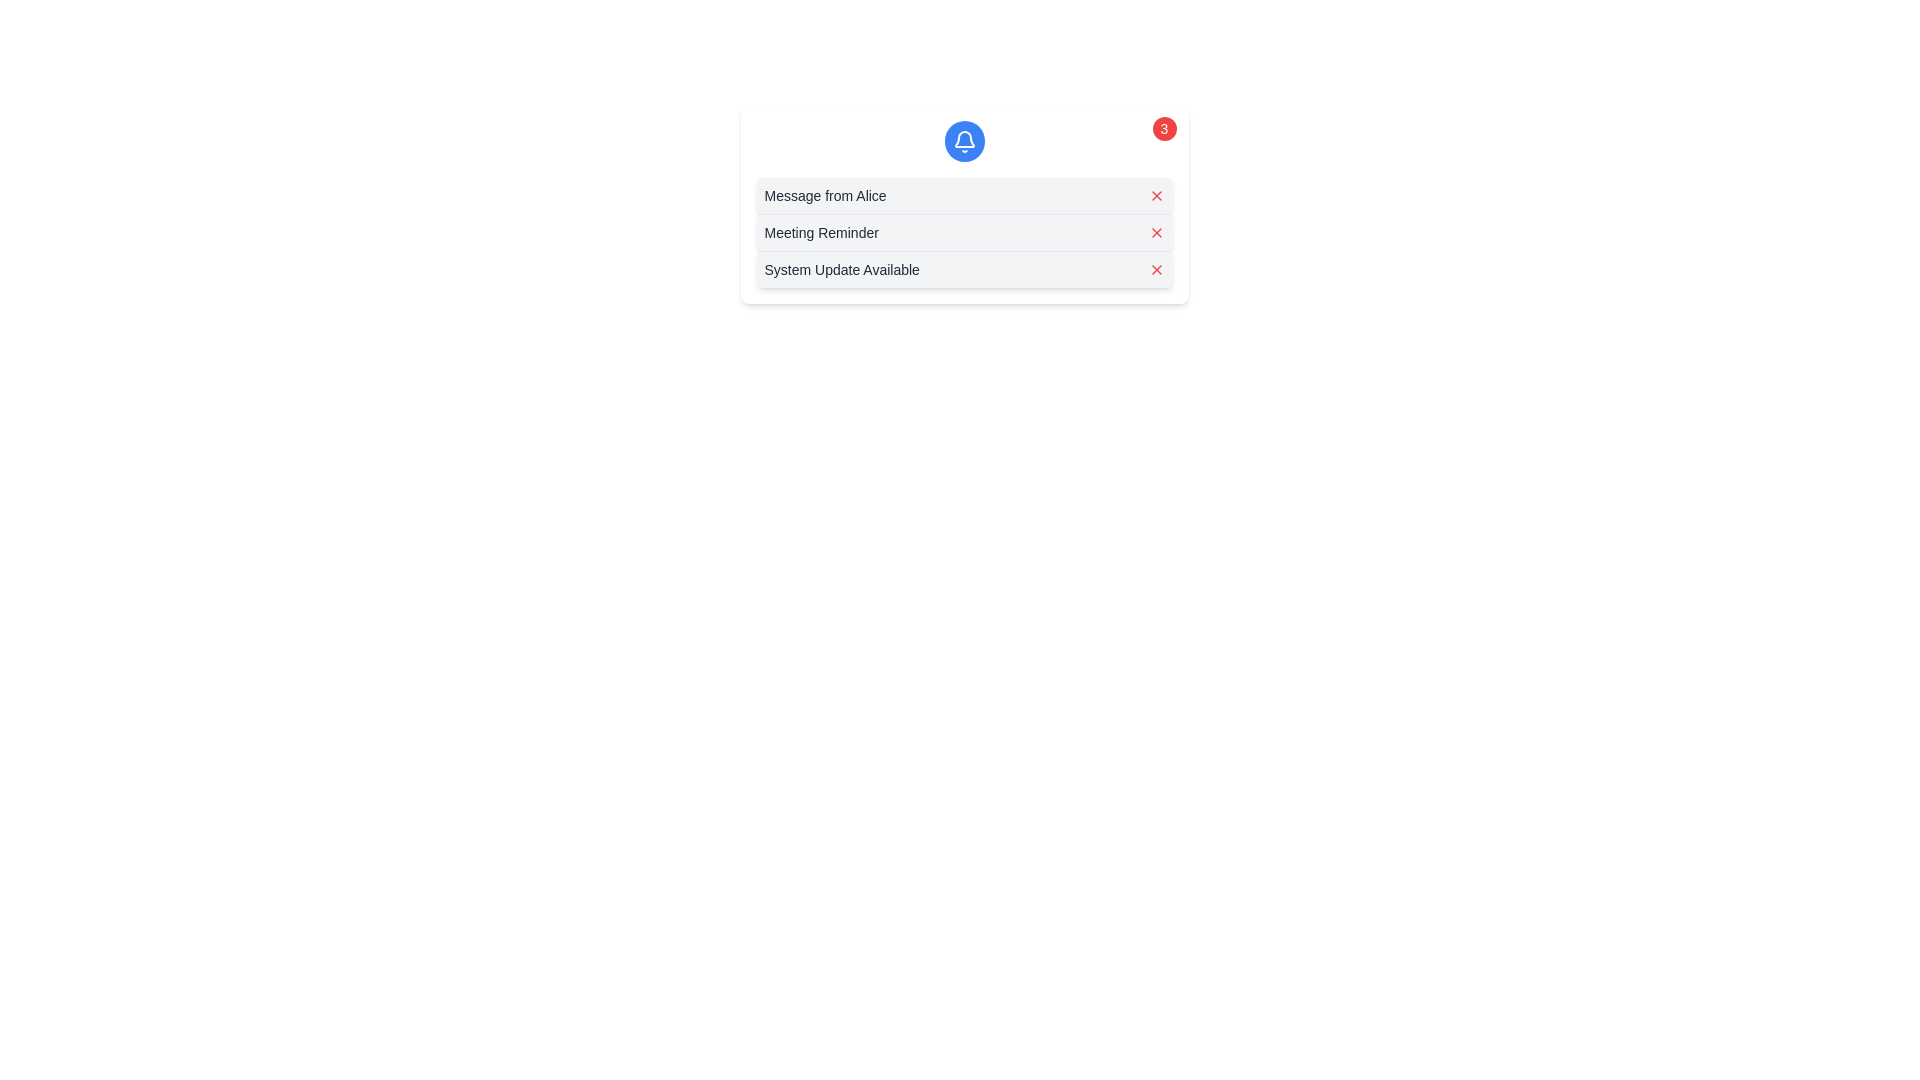  I want to click on the small red cross icon used as a delete button for the 'Meeting Reminder' notification, so click(1156, 231).